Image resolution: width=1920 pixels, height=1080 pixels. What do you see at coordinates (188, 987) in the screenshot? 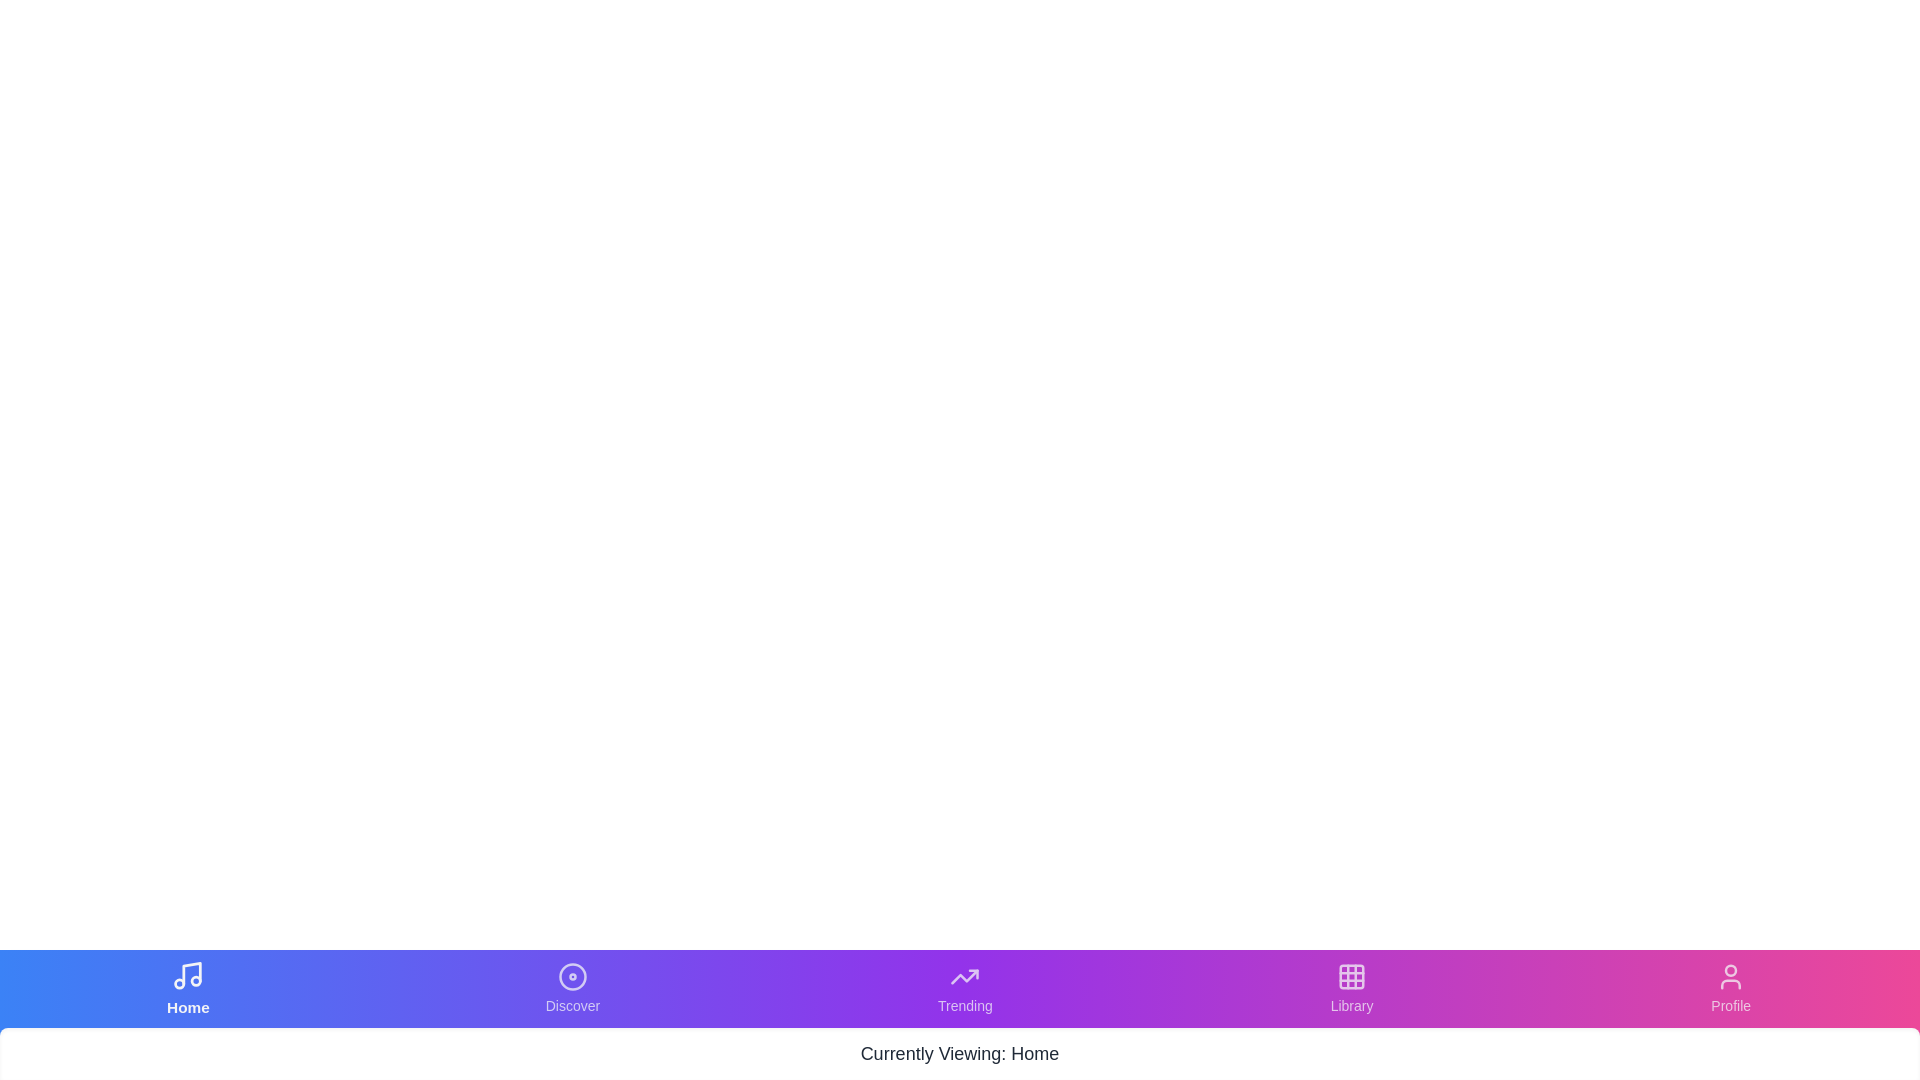
I see `the Home tab to navigate to it` at bounding box center [188, 987].